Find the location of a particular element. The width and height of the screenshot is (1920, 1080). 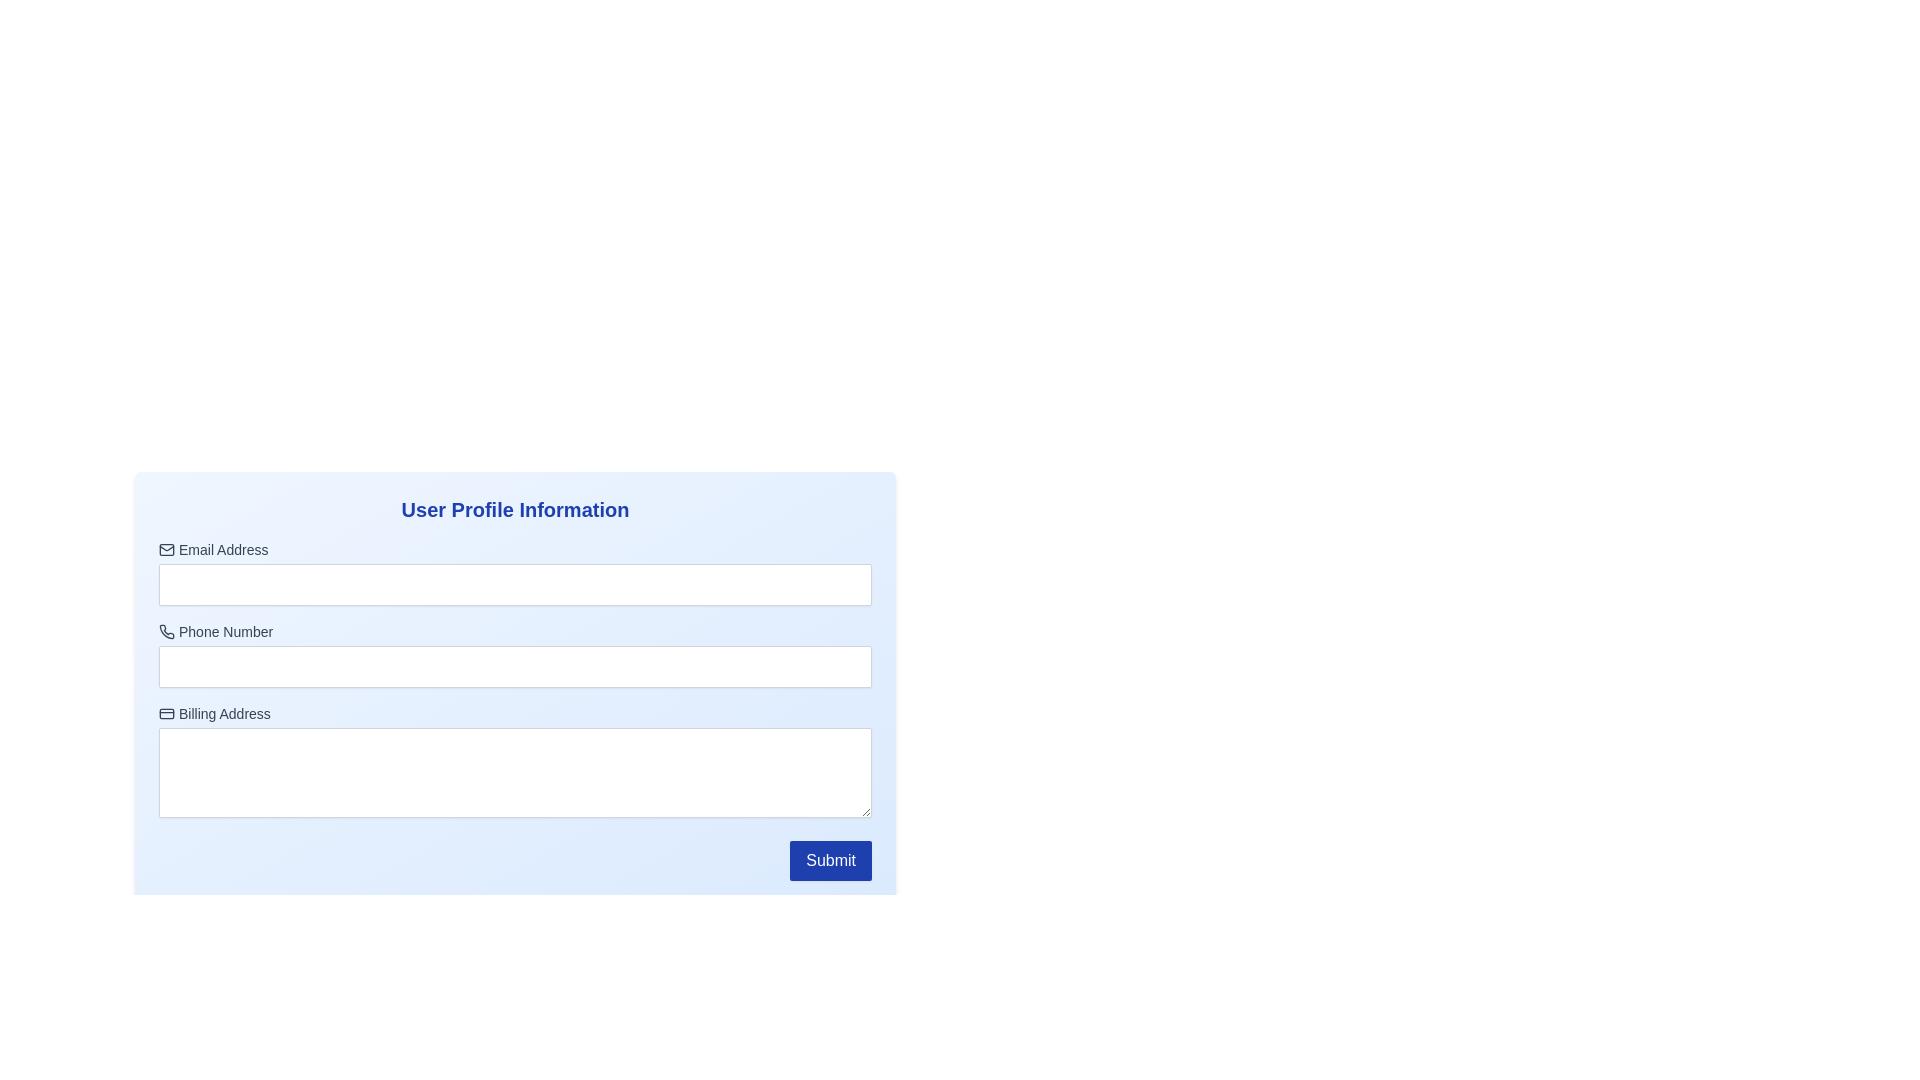

the user profile information section header text label, which is positioned above the 'Email Address', 'Phone Number', and 'Billing Address' fields is located at coordinates (515, 508).